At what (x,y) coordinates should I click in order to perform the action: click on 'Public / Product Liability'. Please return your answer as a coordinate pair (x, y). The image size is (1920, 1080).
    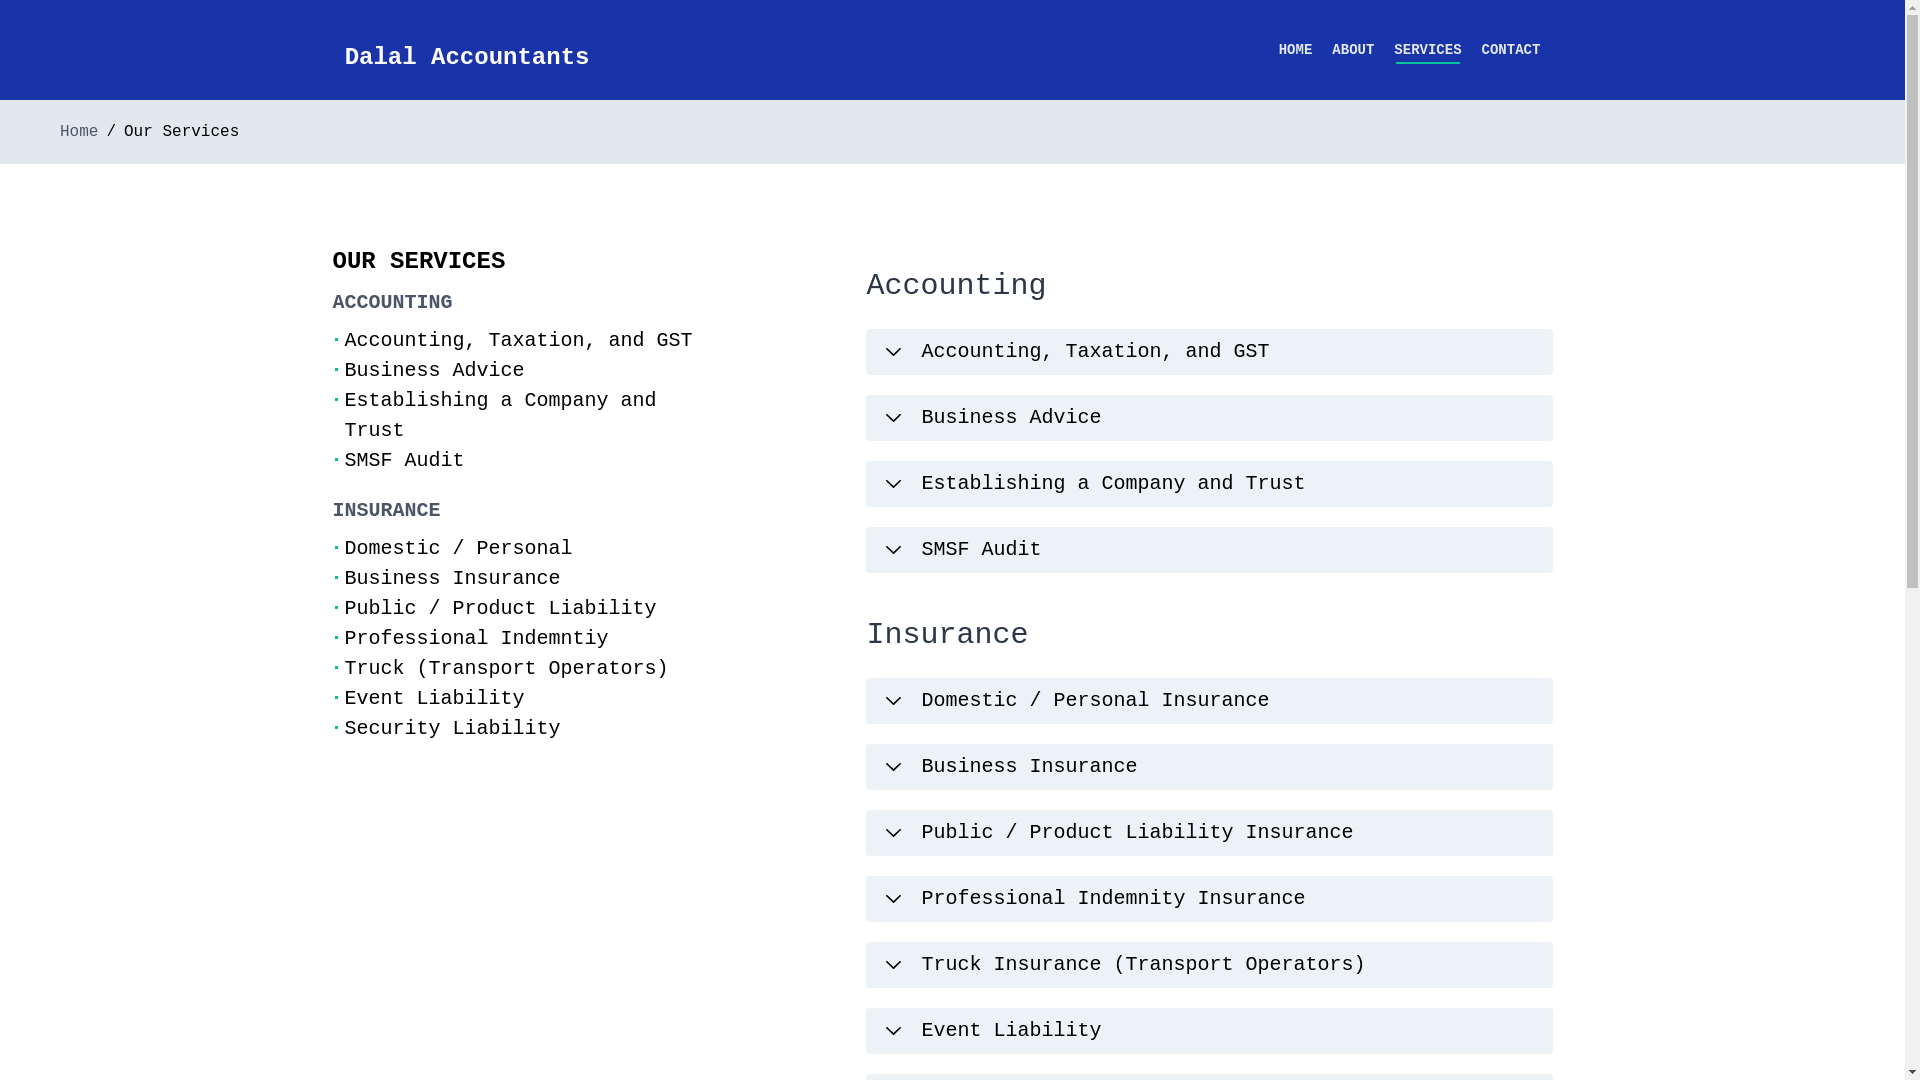
    Looking at the image, I should click on (499, 607).